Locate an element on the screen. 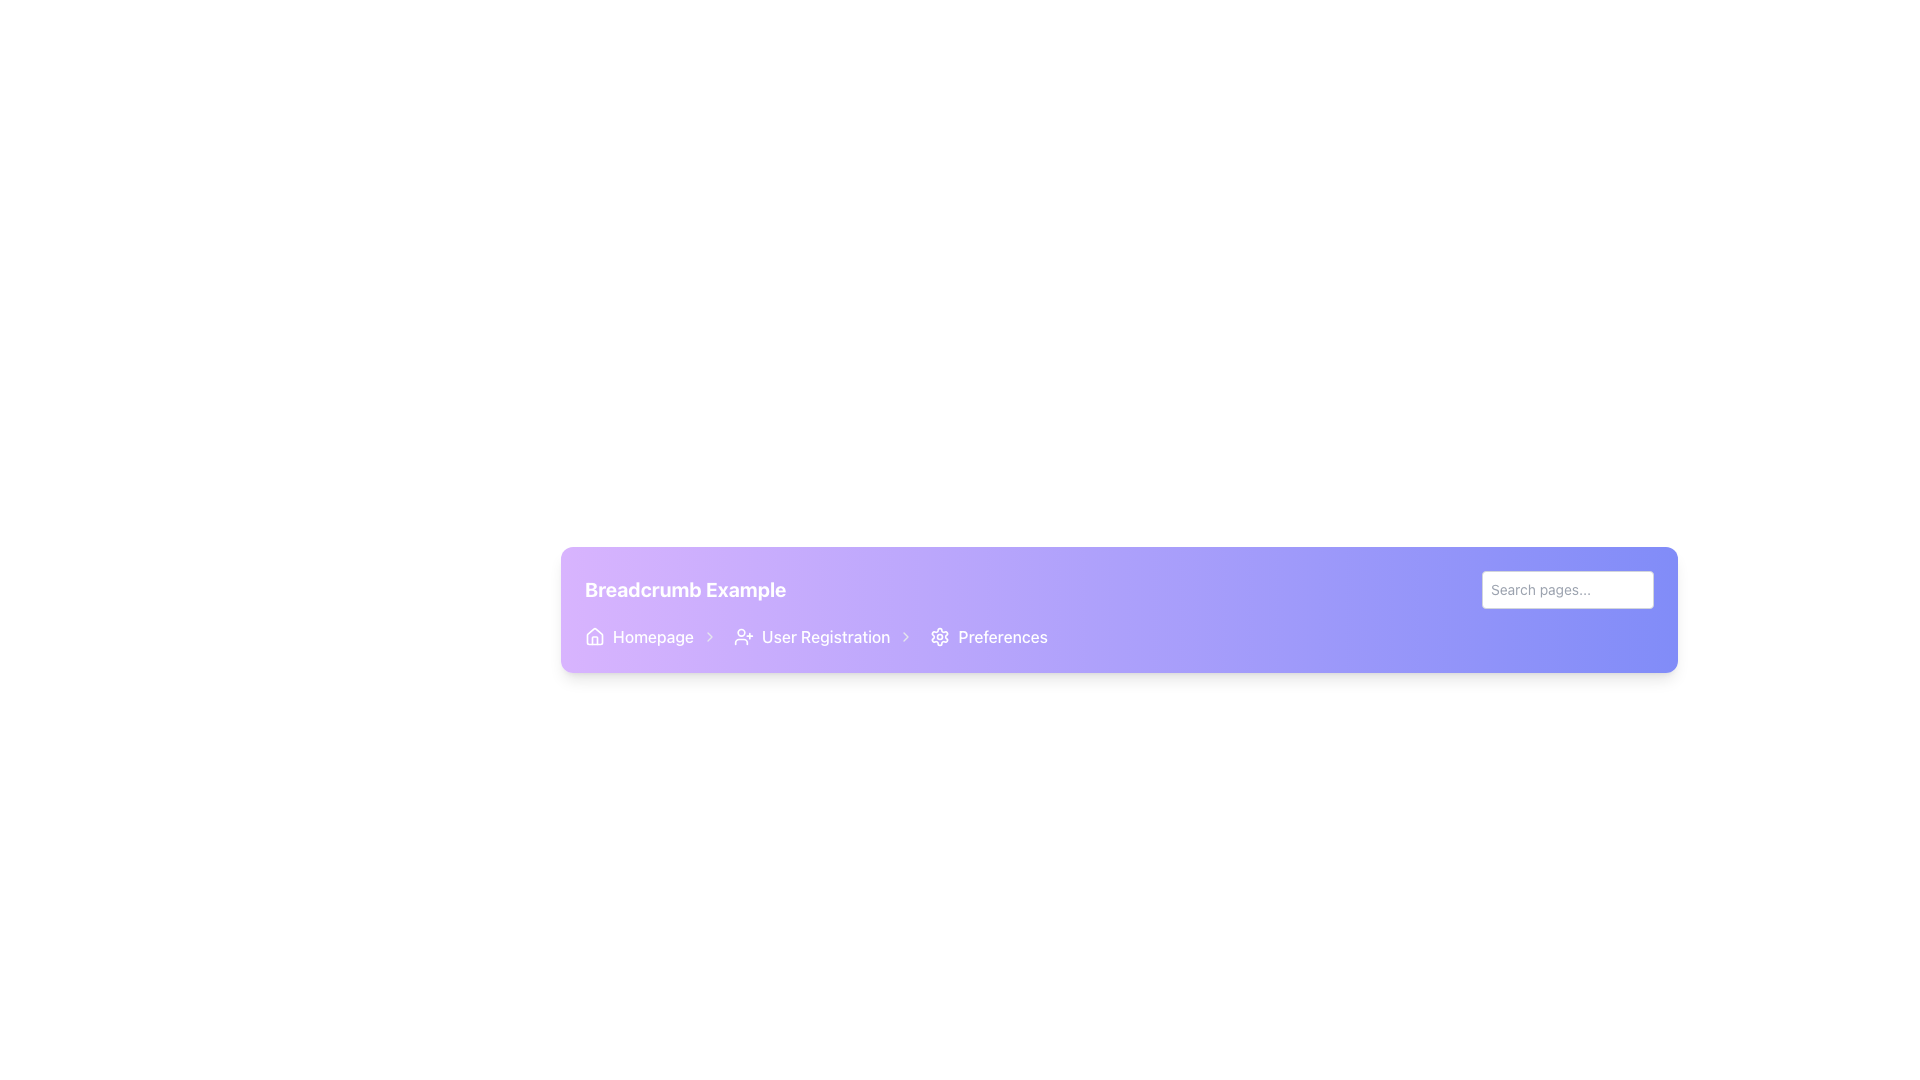 The height and width of the screenshot is (1080, 1920). the 'Preferences' breadcrumb link located at the bottom-right of the interface is located at coordinates (989, 636).